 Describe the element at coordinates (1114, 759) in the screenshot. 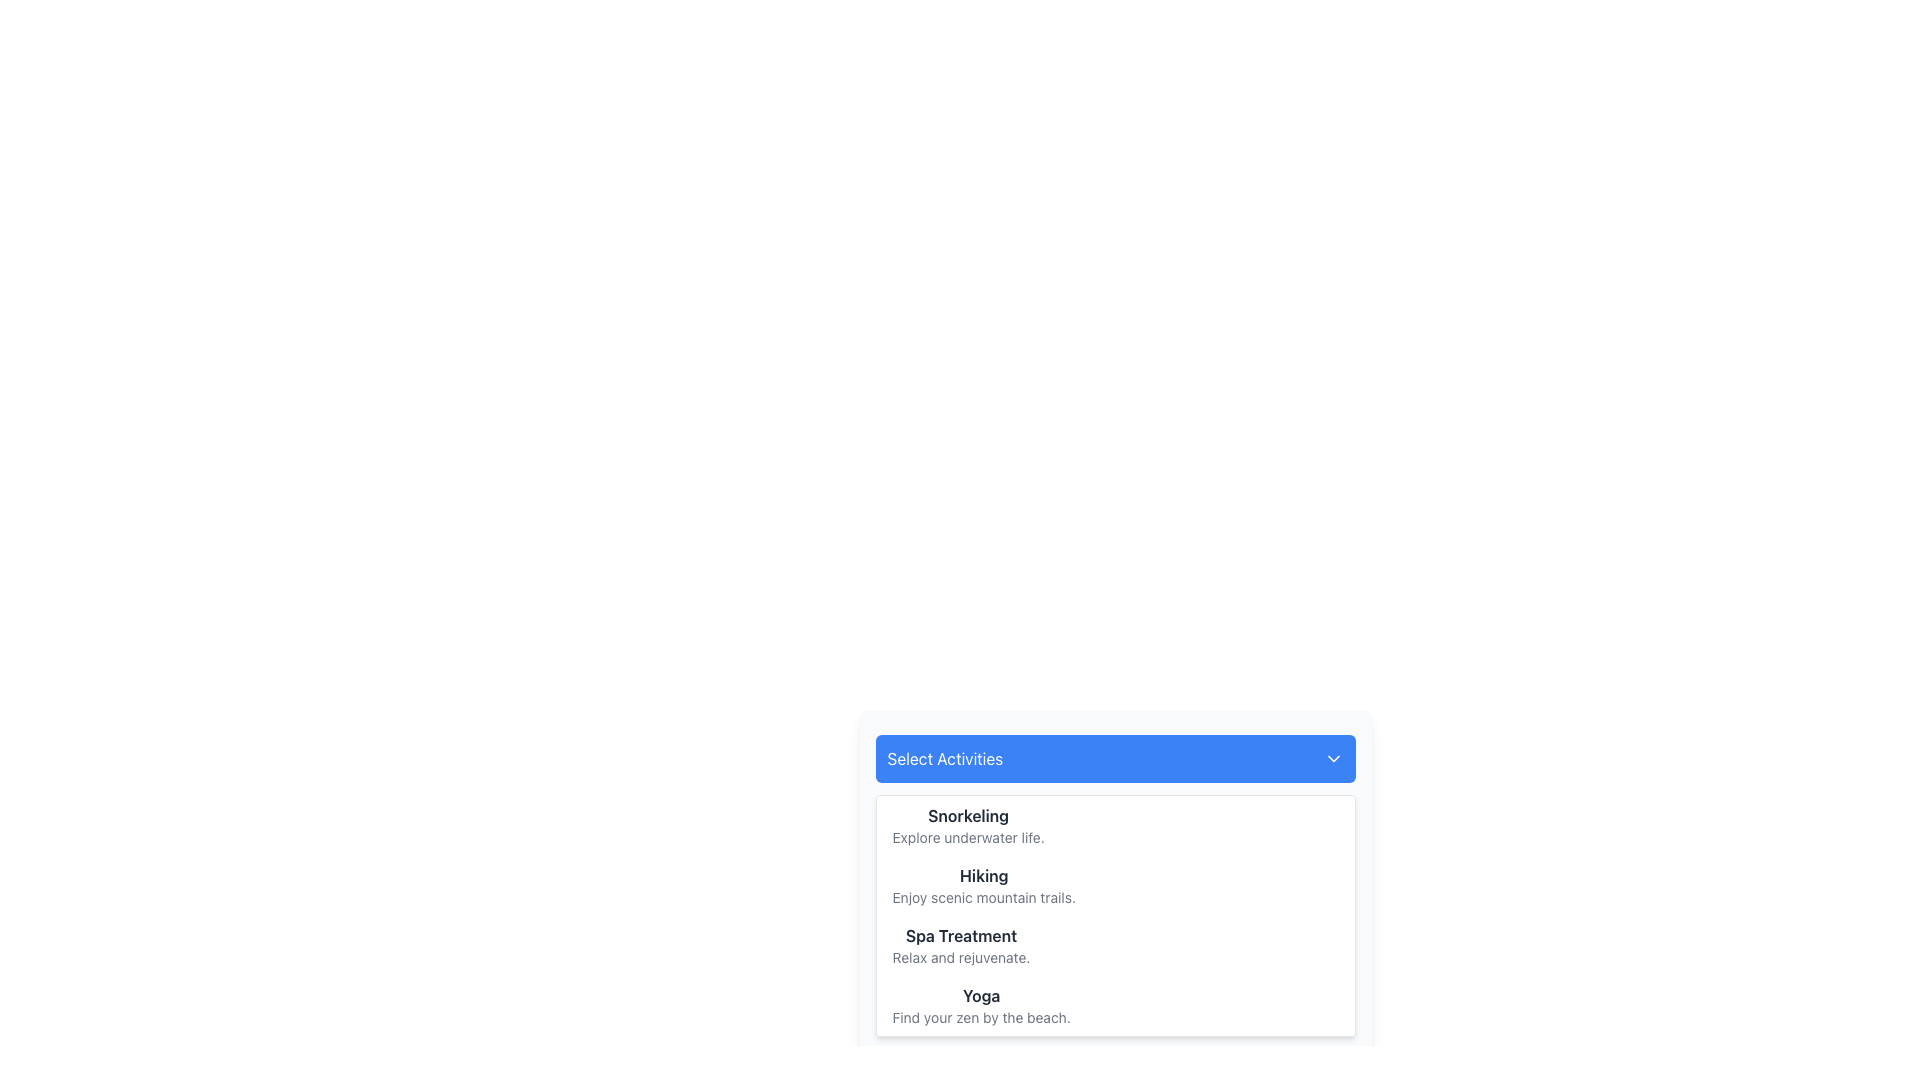

I see `the blue 'Select Activities' Dropdown Trigger Button` at that location.